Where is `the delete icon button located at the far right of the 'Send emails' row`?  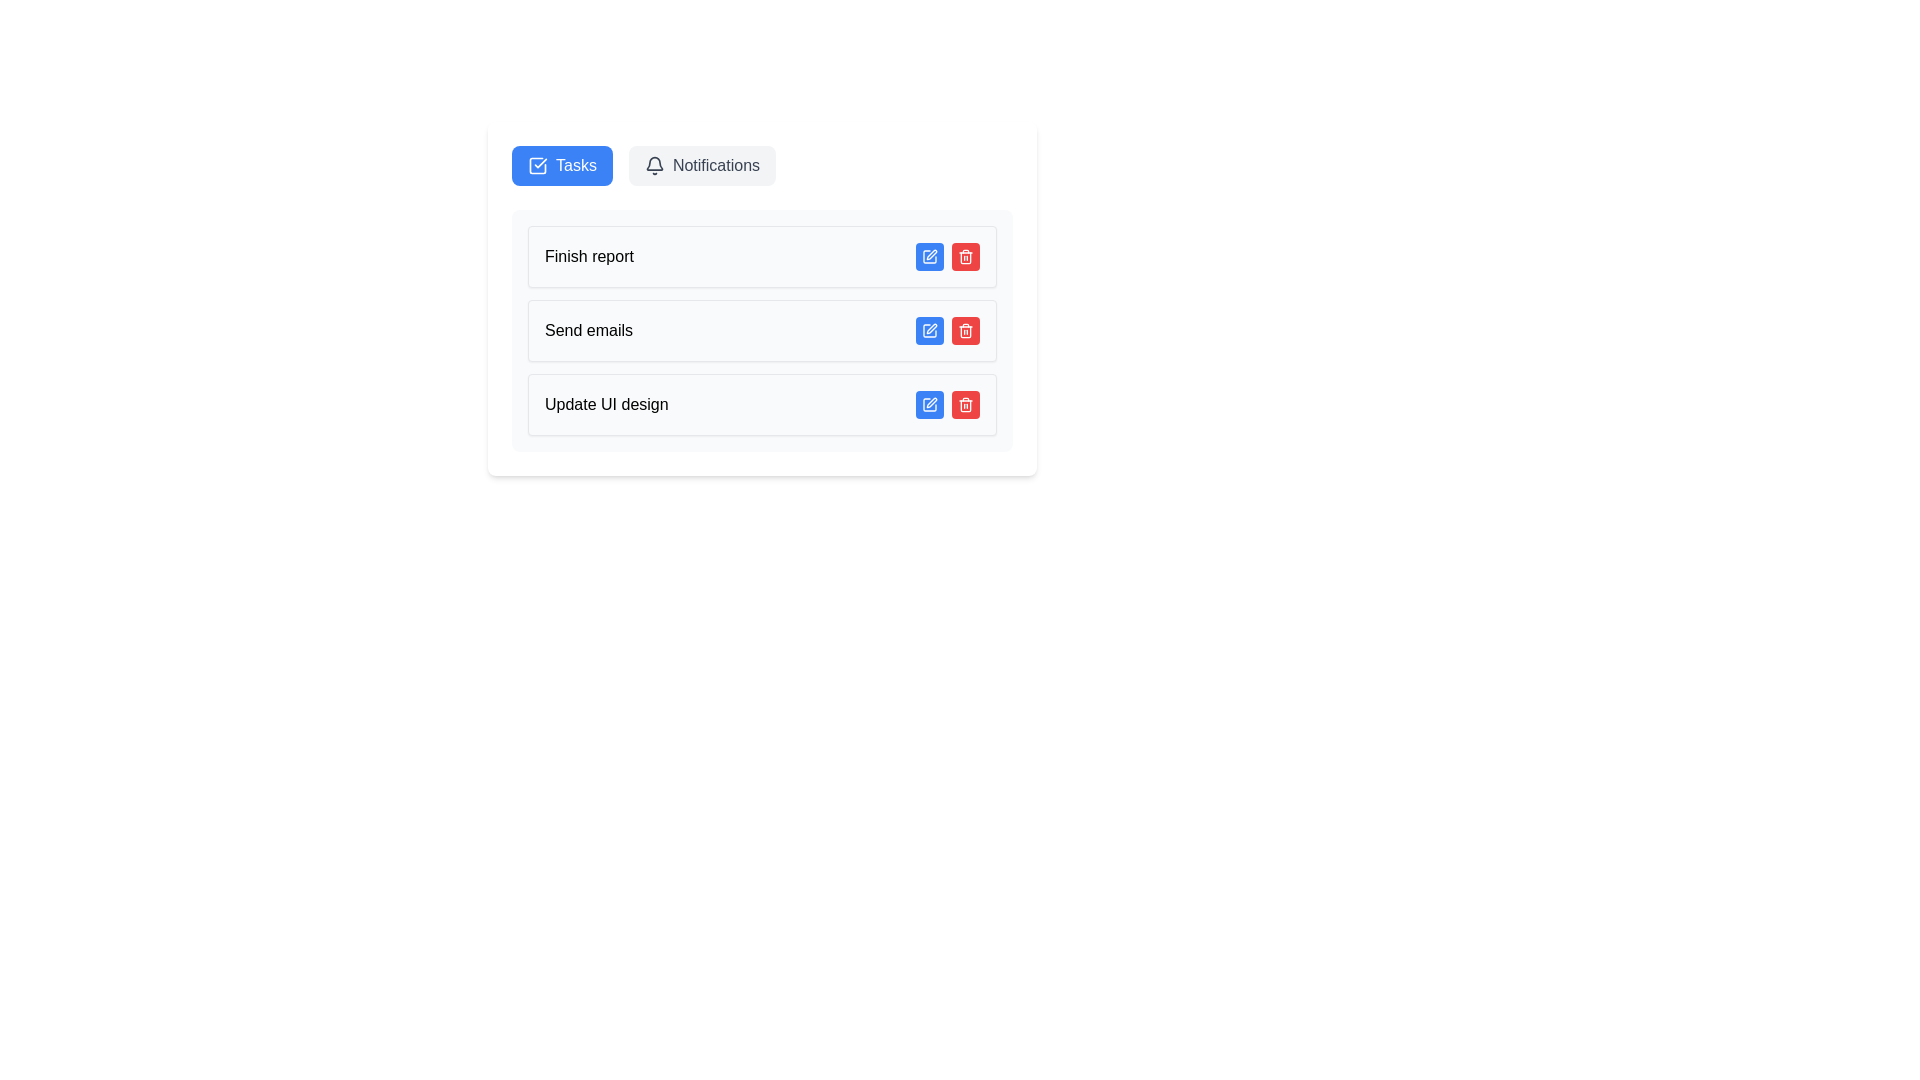 the delete icon button located at the far right of the 'Send emails' row is located at coordinates (965, 330).